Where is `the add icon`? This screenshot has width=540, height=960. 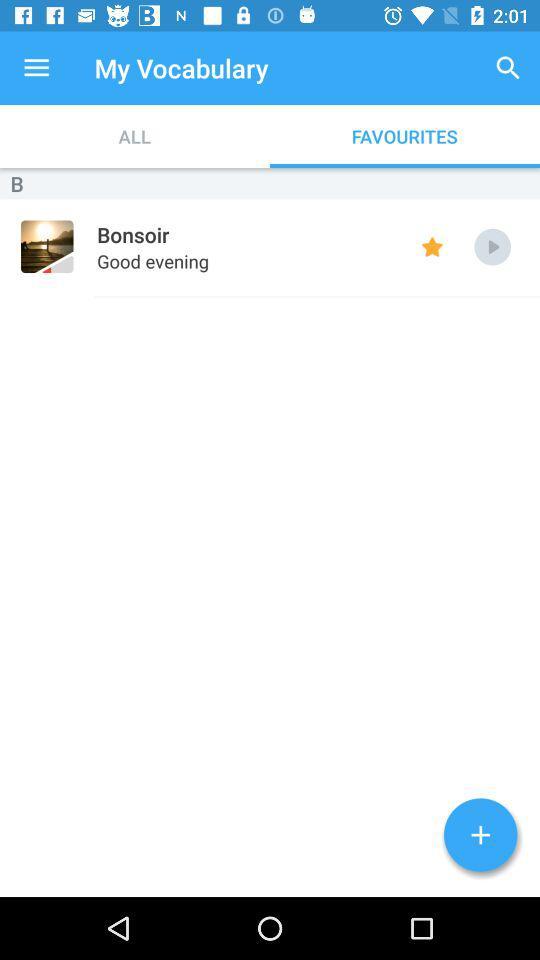
the add icon is located at coordinates (479, 835).